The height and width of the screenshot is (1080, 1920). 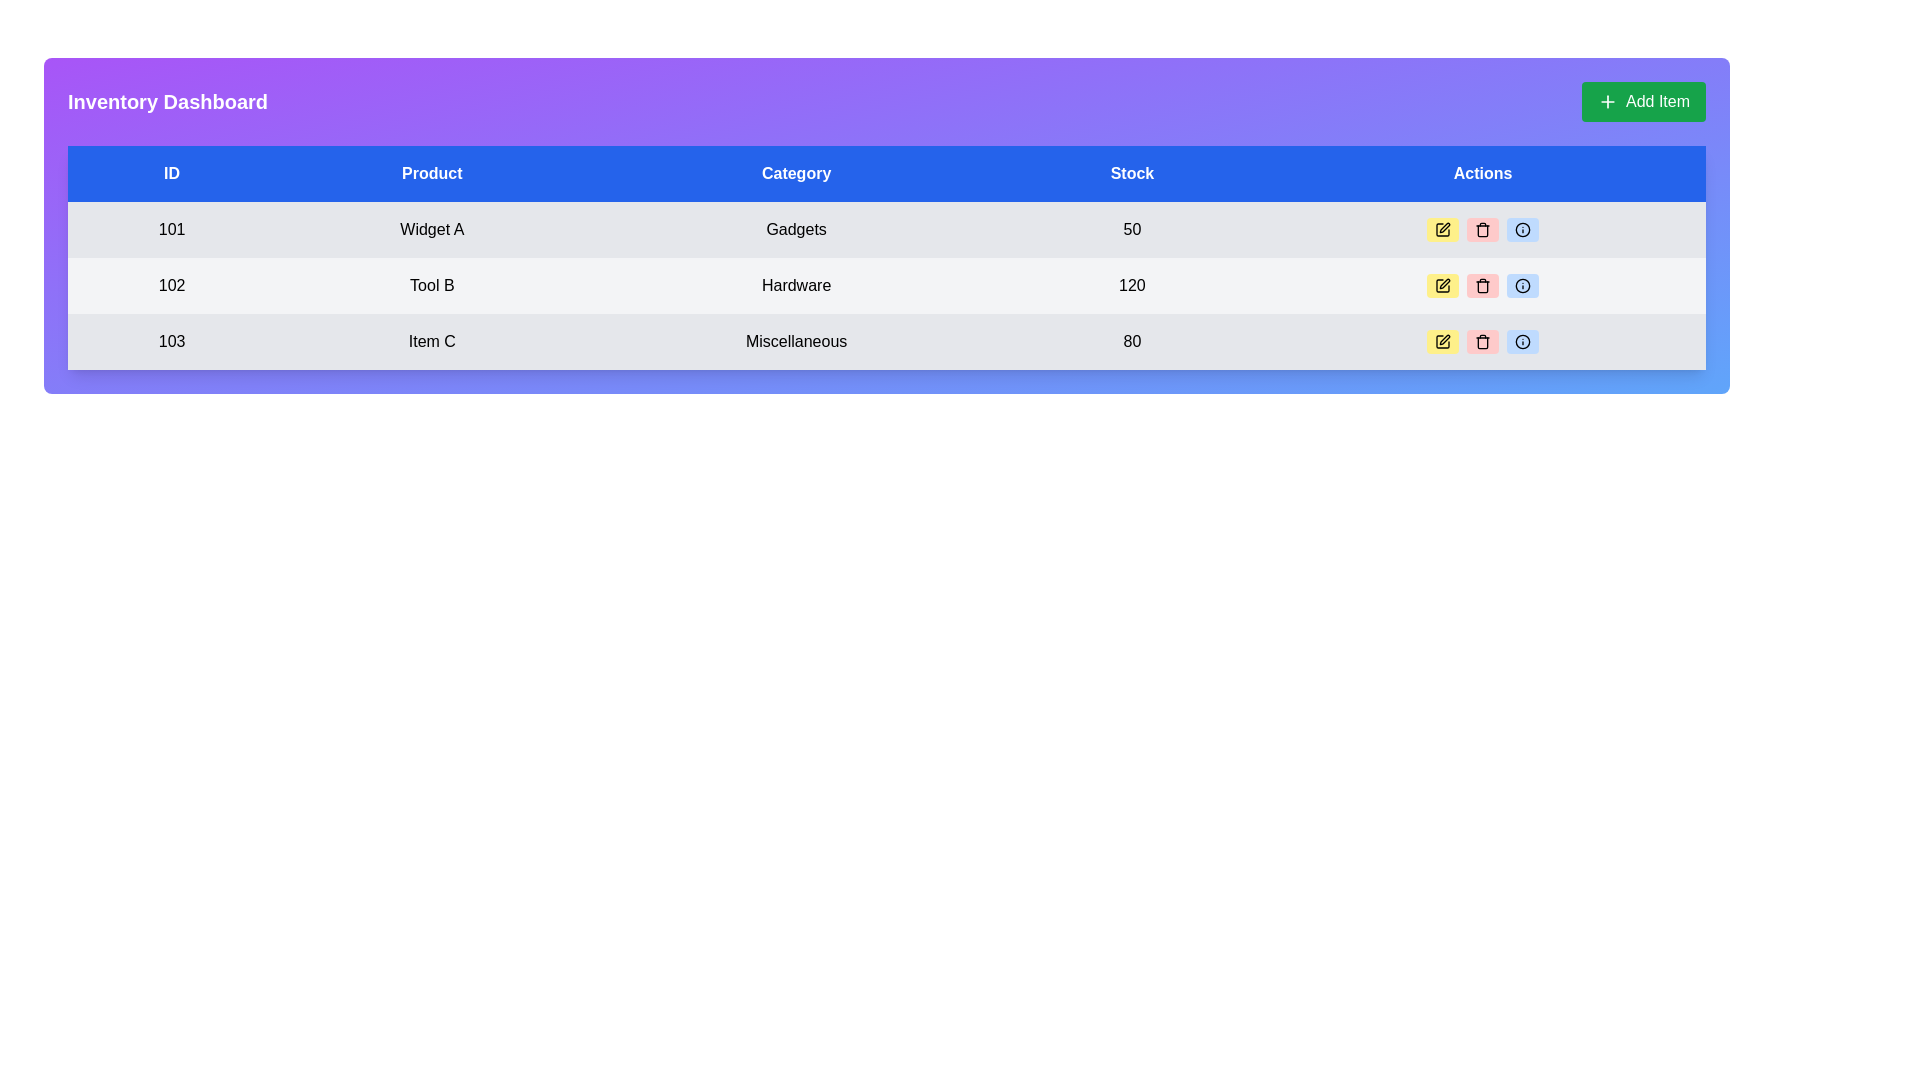 I want to click on the small blue circular information icon button located in the 'Actions' column of the third row of the table, so click(x=1521, y=285).